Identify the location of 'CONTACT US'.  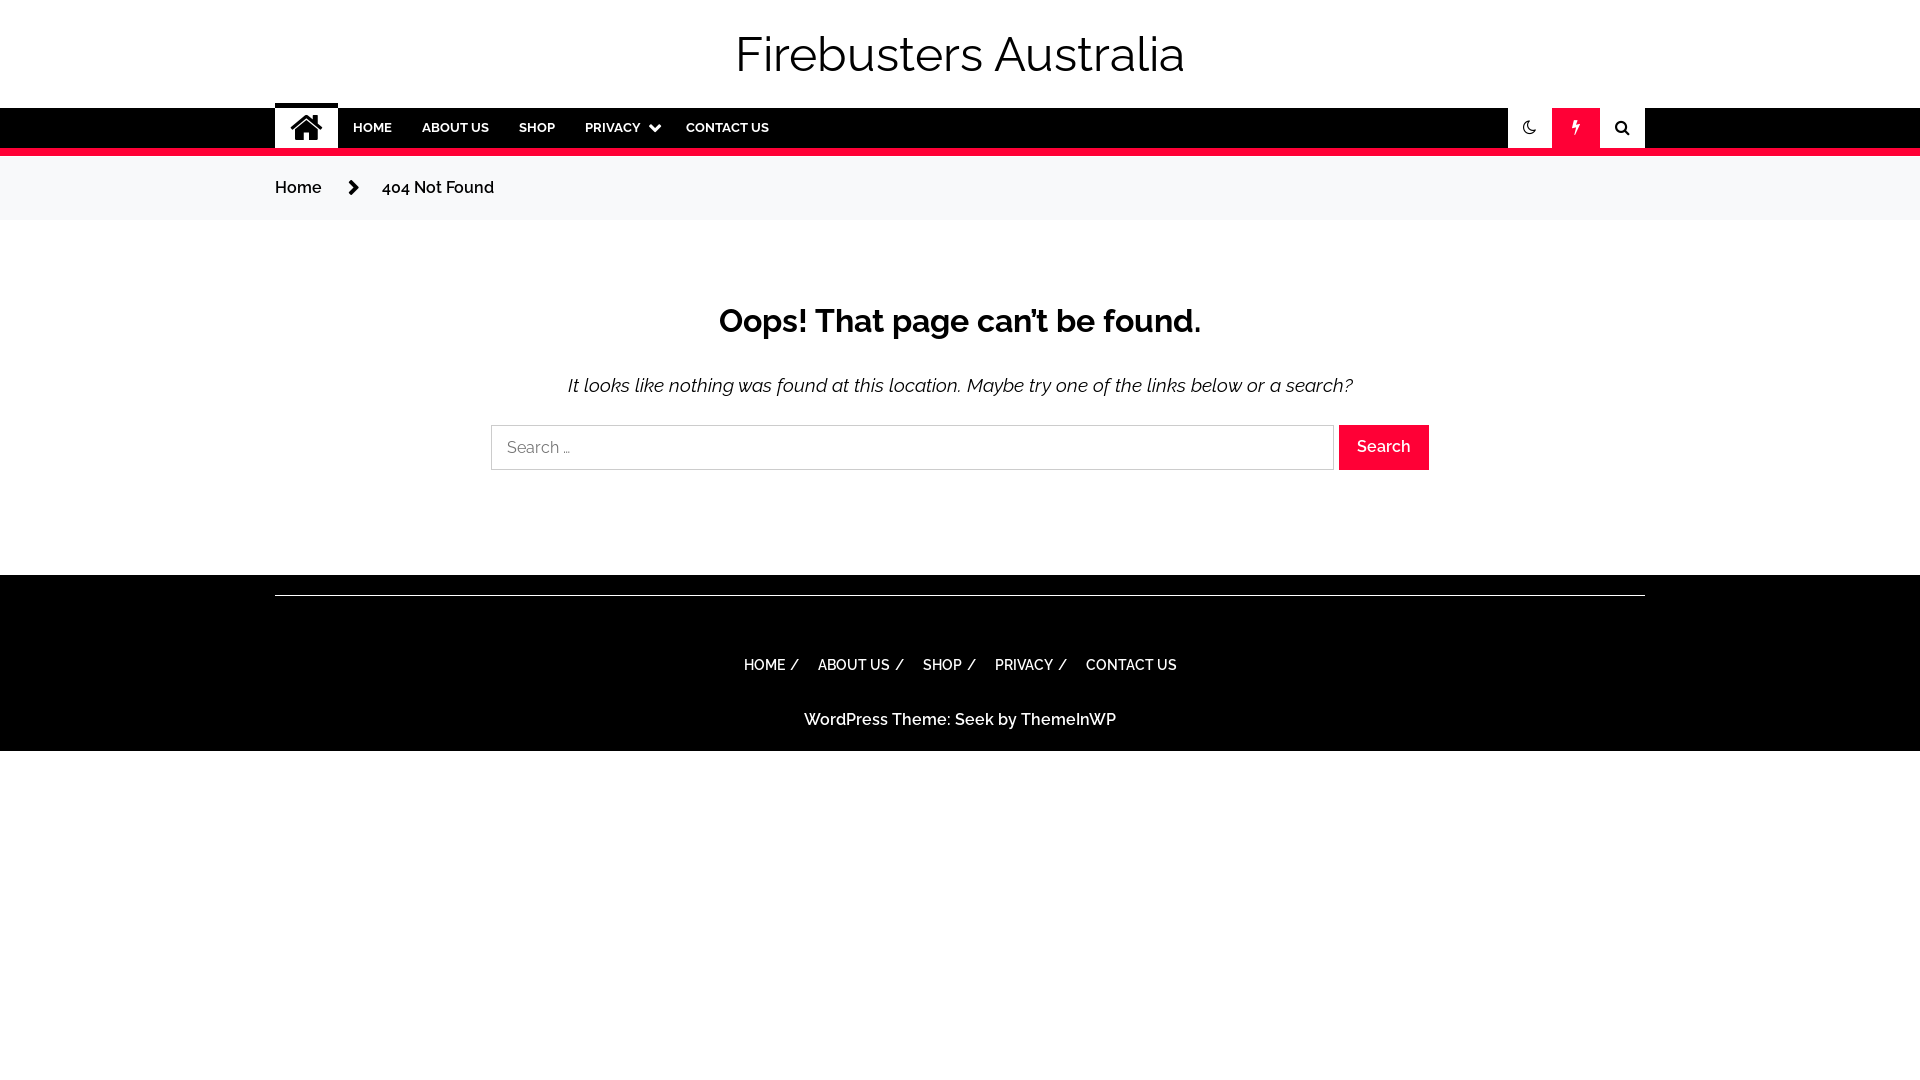
(726, 127).